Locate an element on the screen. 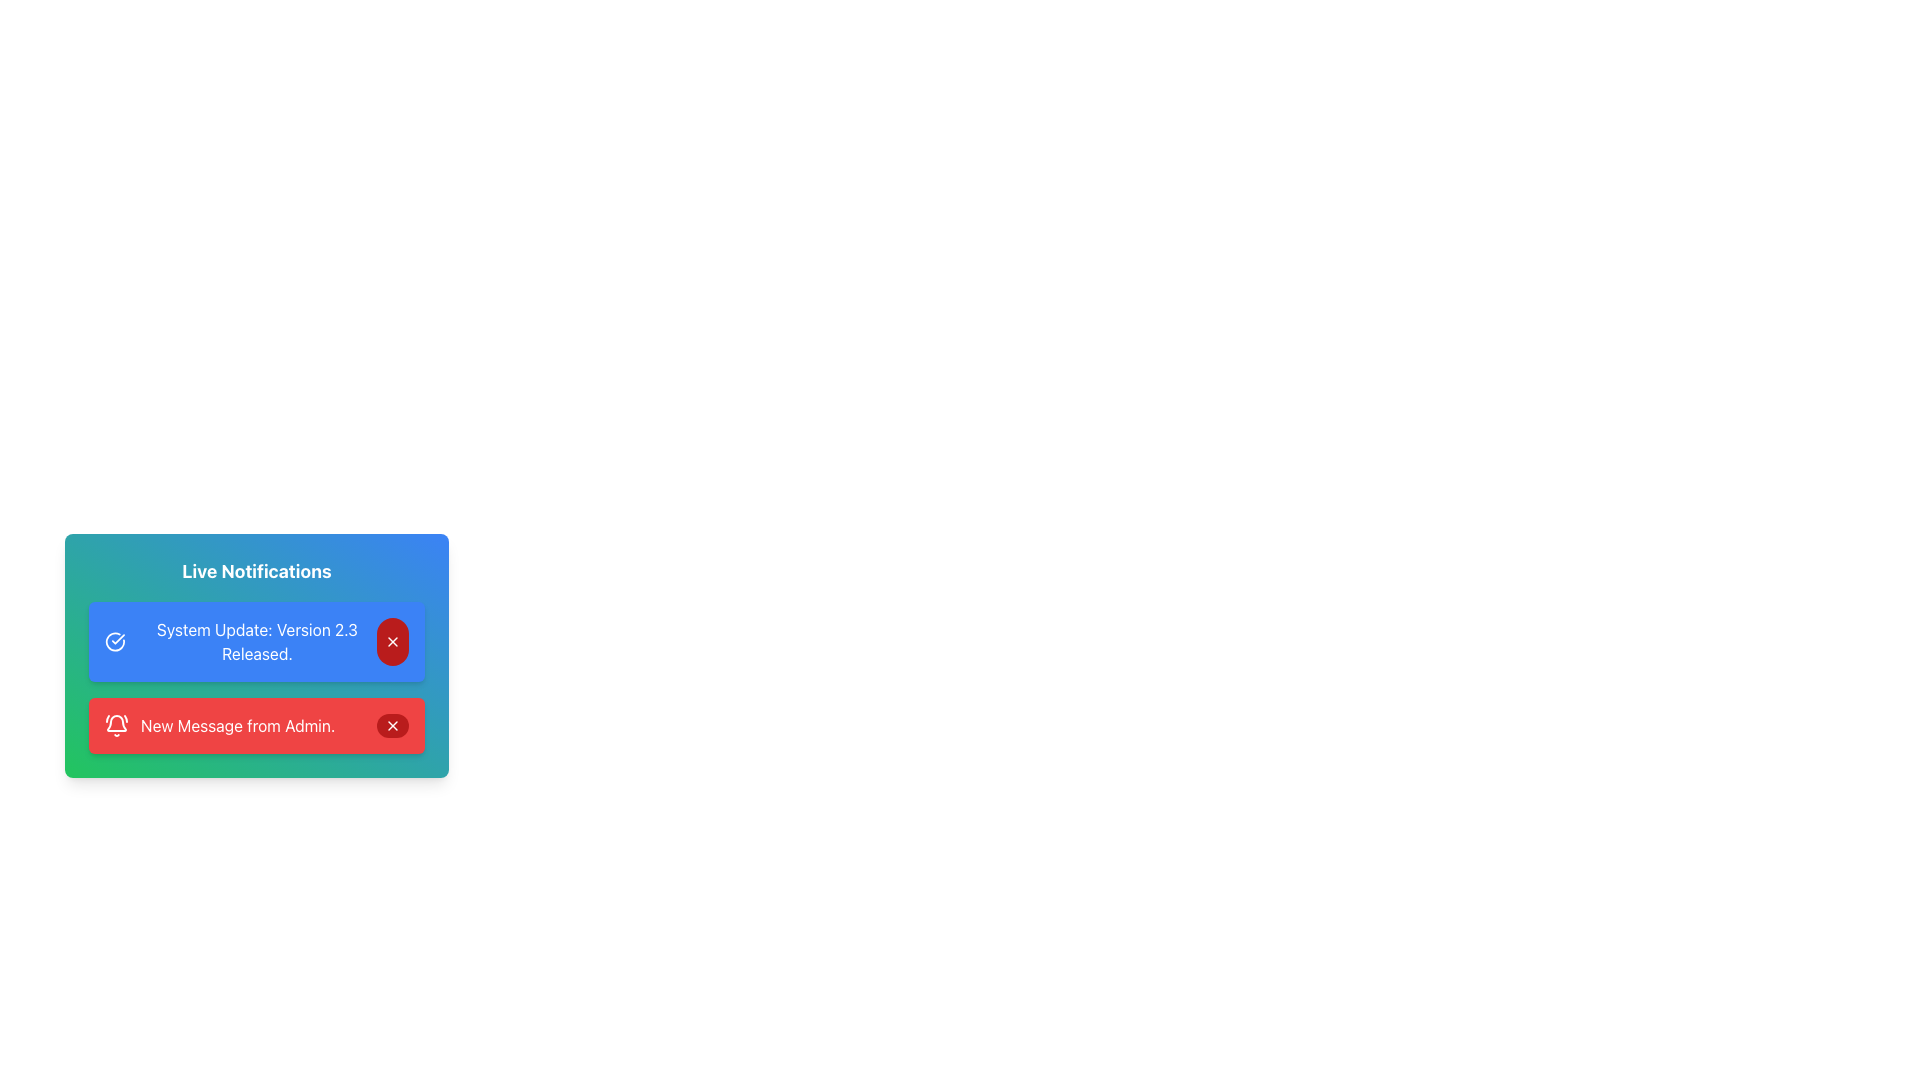  the second notification in the 'Live Notifications' panel, which has a bell icon and a red background is located at coordinates (220, 725).